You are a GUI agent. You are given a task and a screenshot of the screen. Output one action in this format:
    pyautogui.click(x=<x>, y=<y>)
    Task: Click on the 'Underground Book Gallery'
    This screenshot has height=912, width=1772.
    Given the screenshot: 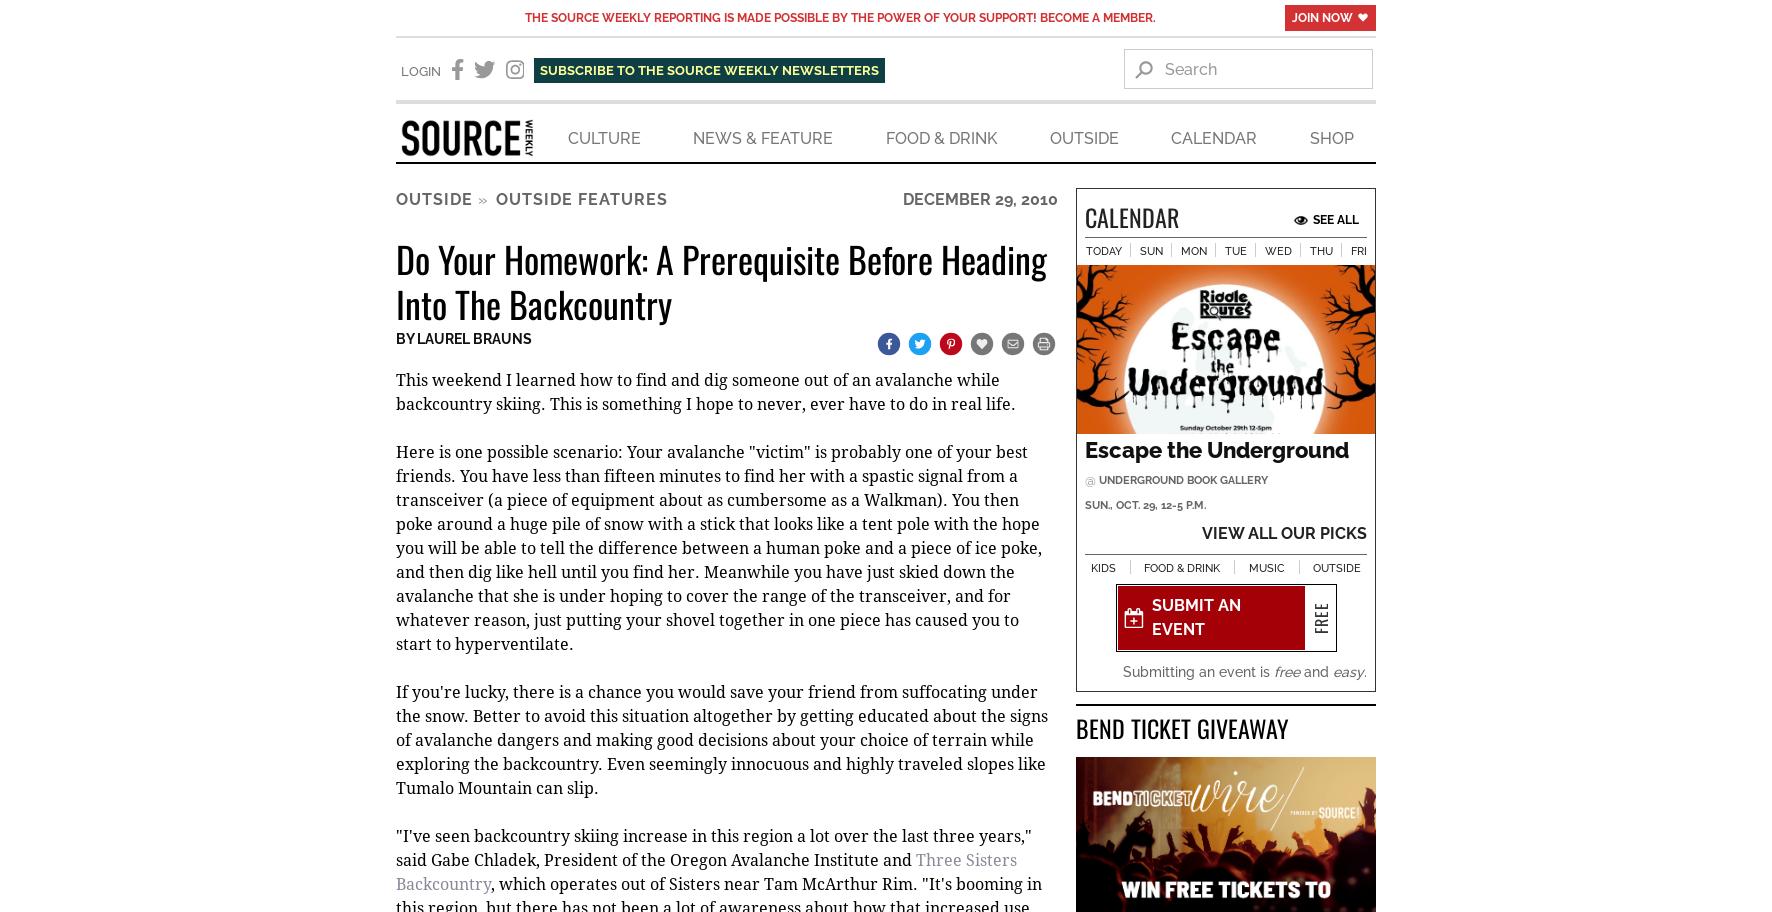 What is the action you would take?
    pyautogui.click(x=1180, y=481)
    